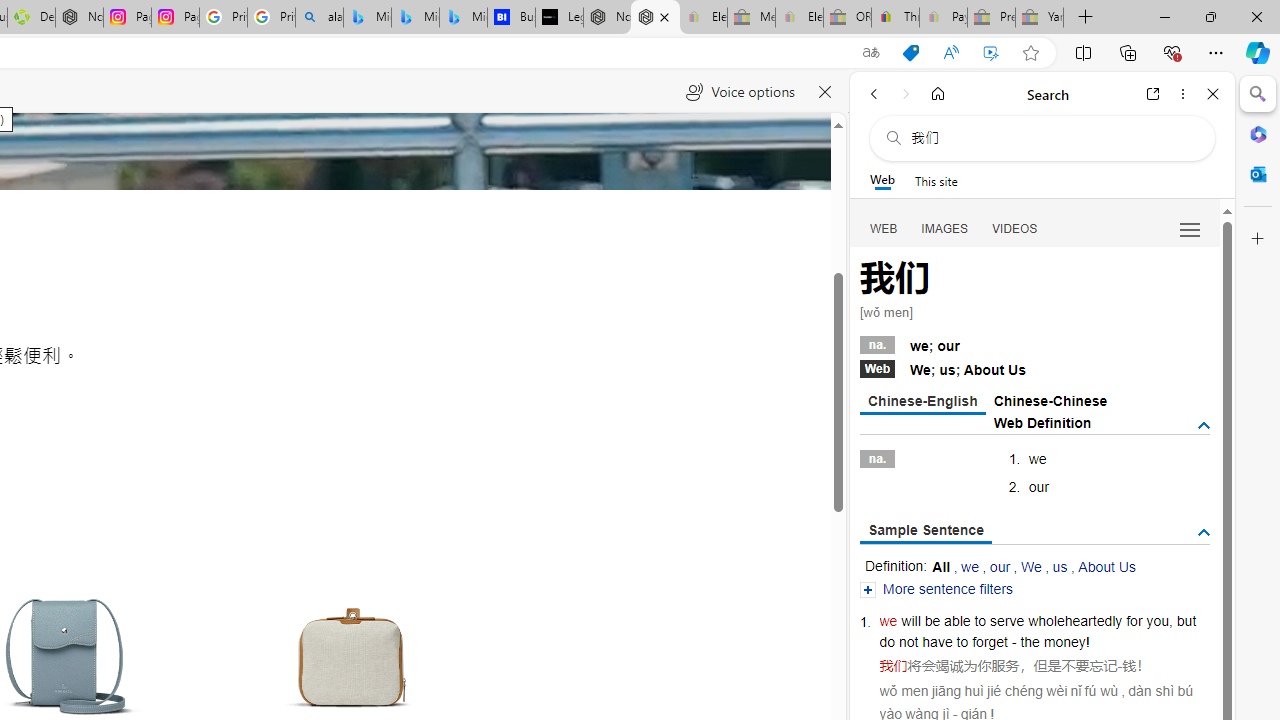 This screenshot has width=1280, height=720. What do you see at coordinates (991, 52) in the screenshot?
I see `'Enhance video'` at bounding box center [991, 52].